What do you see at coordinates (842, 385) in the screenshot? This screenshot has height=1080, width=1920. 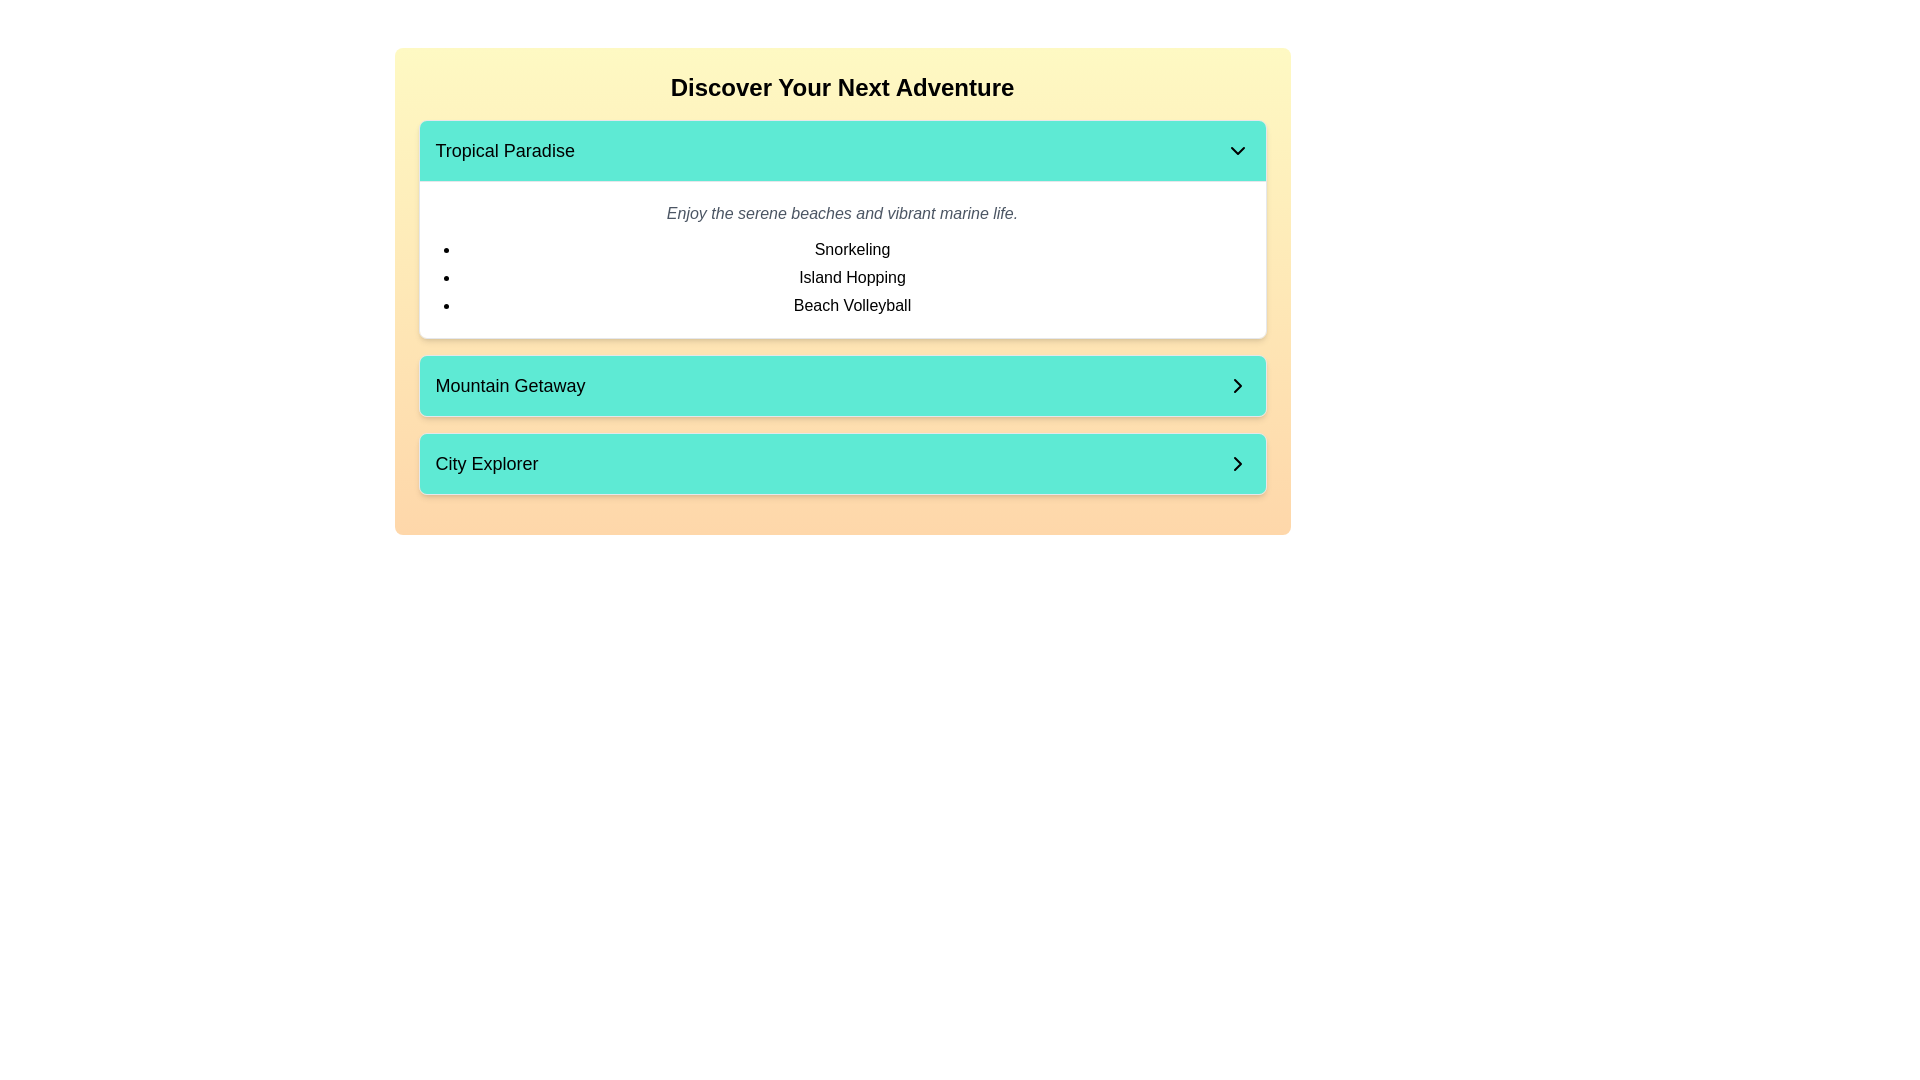 I see `the second button in the vertical list titled 'Mountain Getaway'` at bounding box center [842, 385].